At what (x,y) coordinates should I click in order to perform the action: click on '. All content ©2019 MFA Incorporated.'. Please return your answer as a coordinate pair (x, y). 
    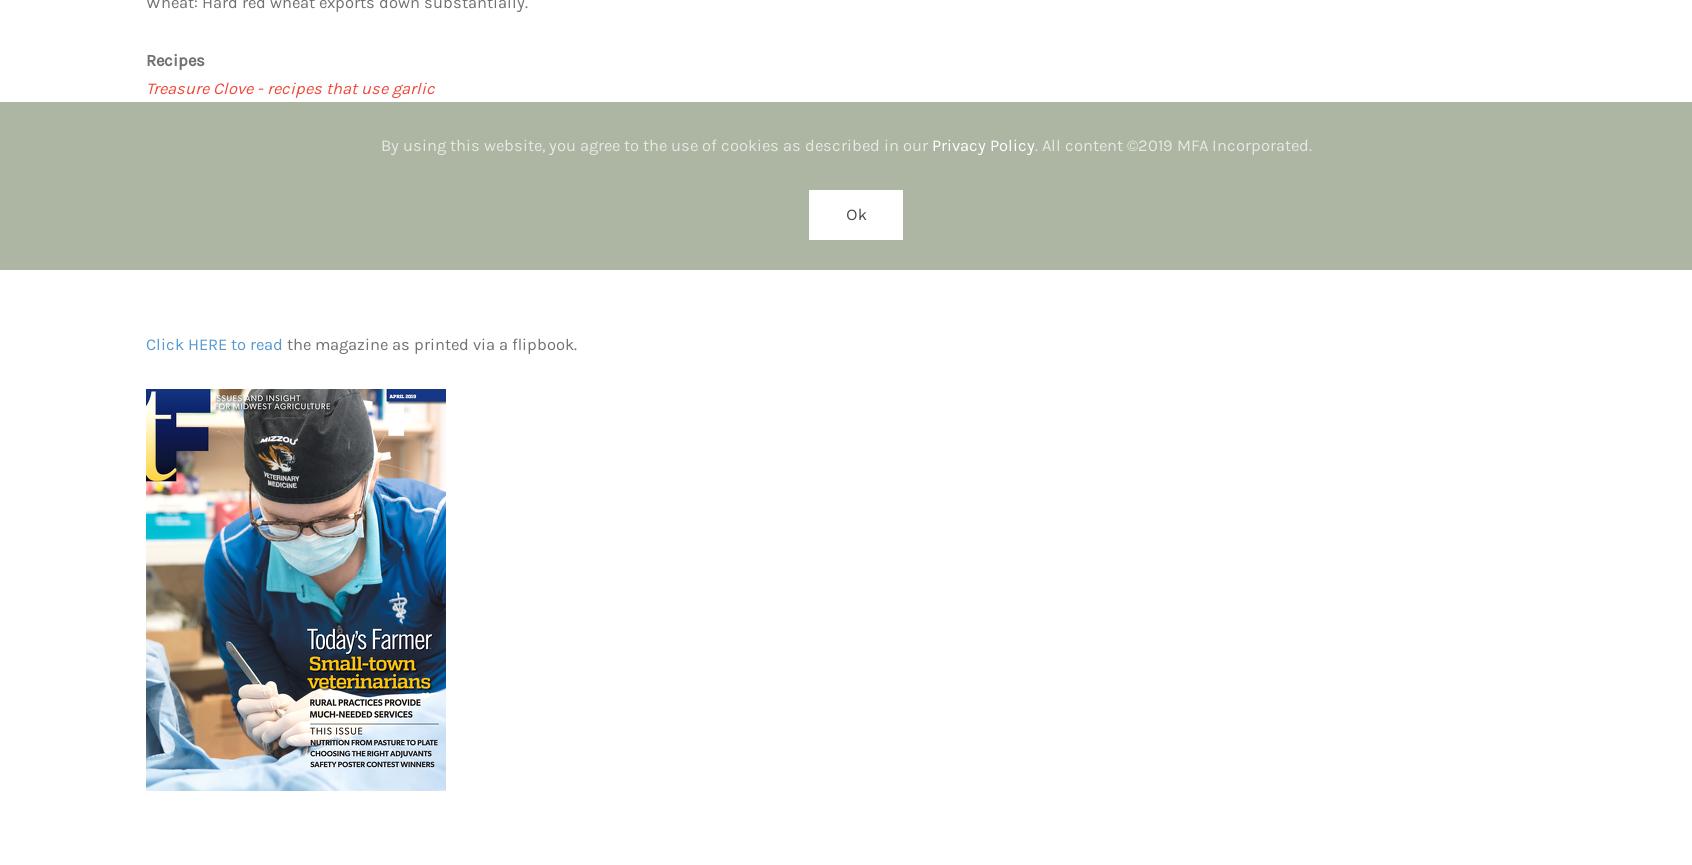
    Looking at the image, I should click on (1171, 144).